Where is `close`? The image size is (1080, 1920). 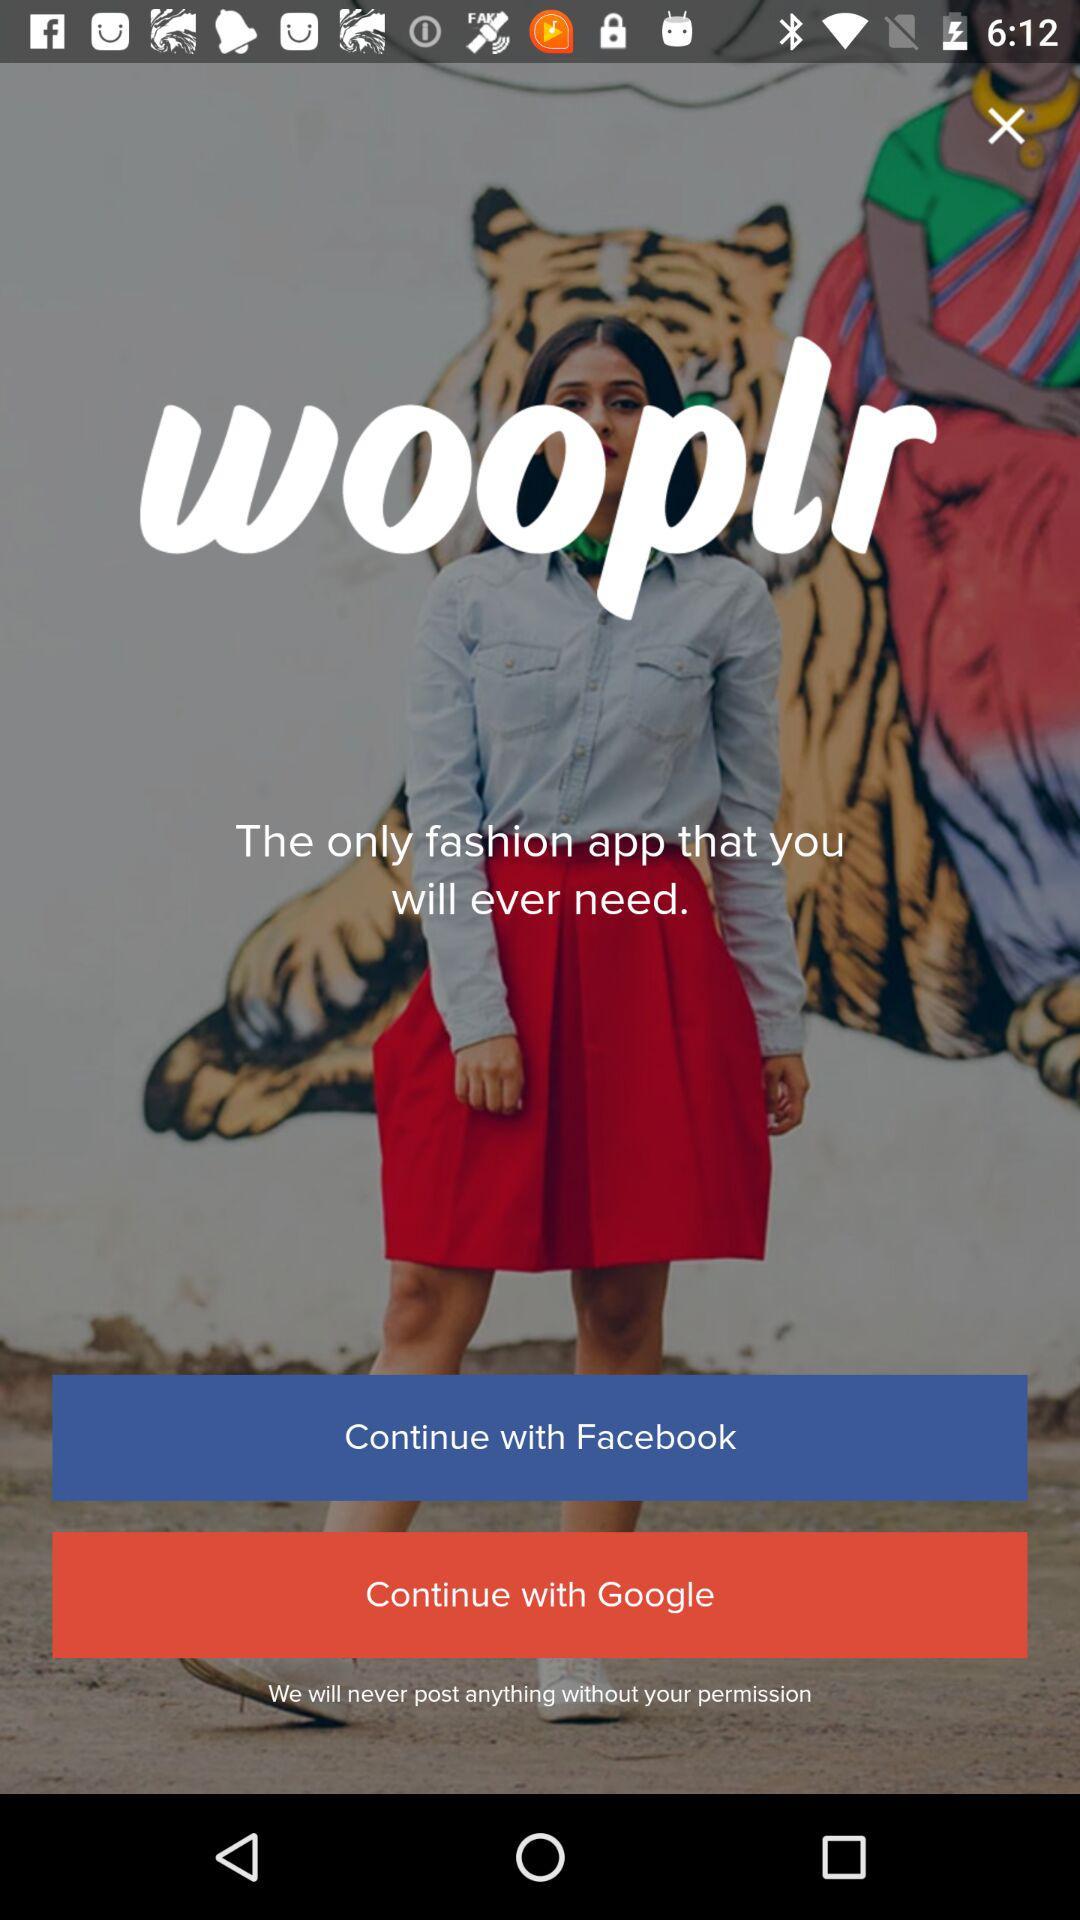 close is located at coordinates (1006, 124).